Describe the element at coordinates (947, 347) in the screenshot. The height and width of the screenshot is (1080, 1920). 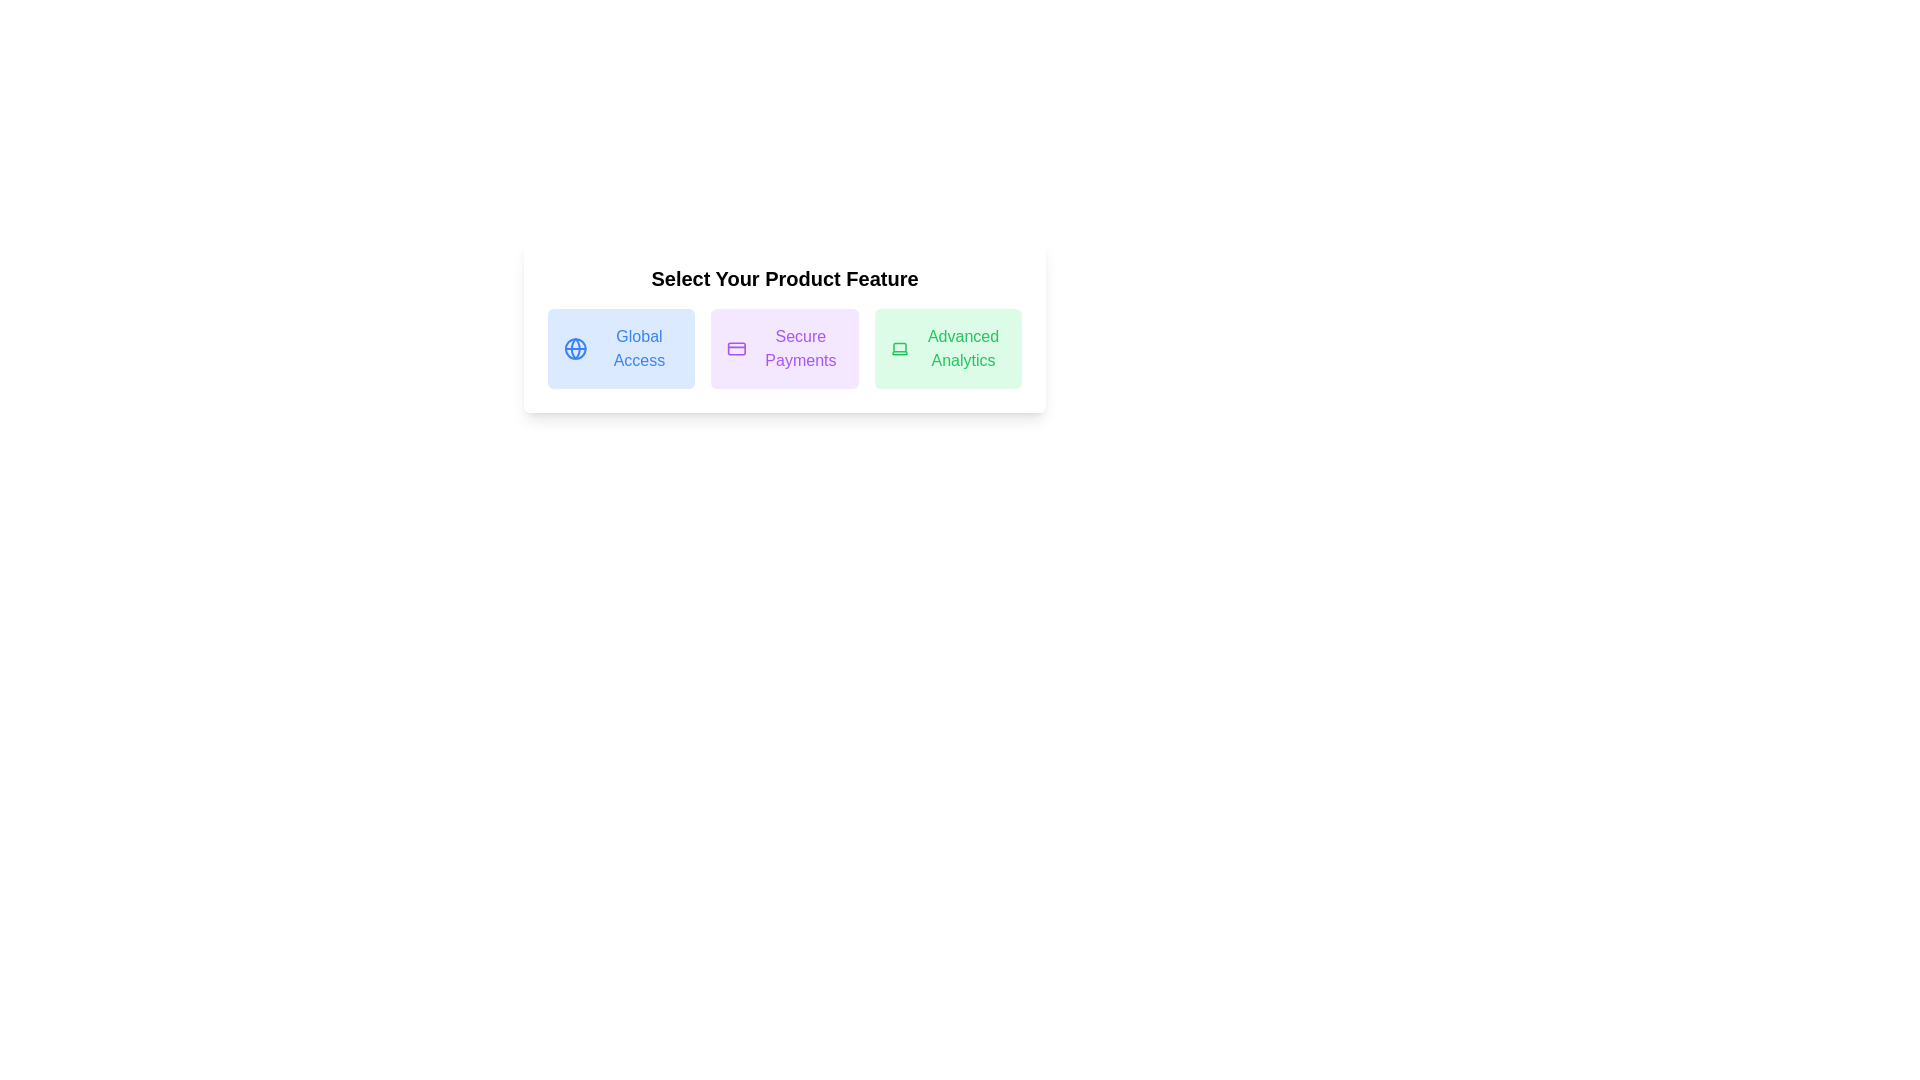
I see `the 'Advanced Analytics' button, which is a rectangular button with rounded corners, a bright green background, and contains a laptop icon on the left and green text on the right` at that location.